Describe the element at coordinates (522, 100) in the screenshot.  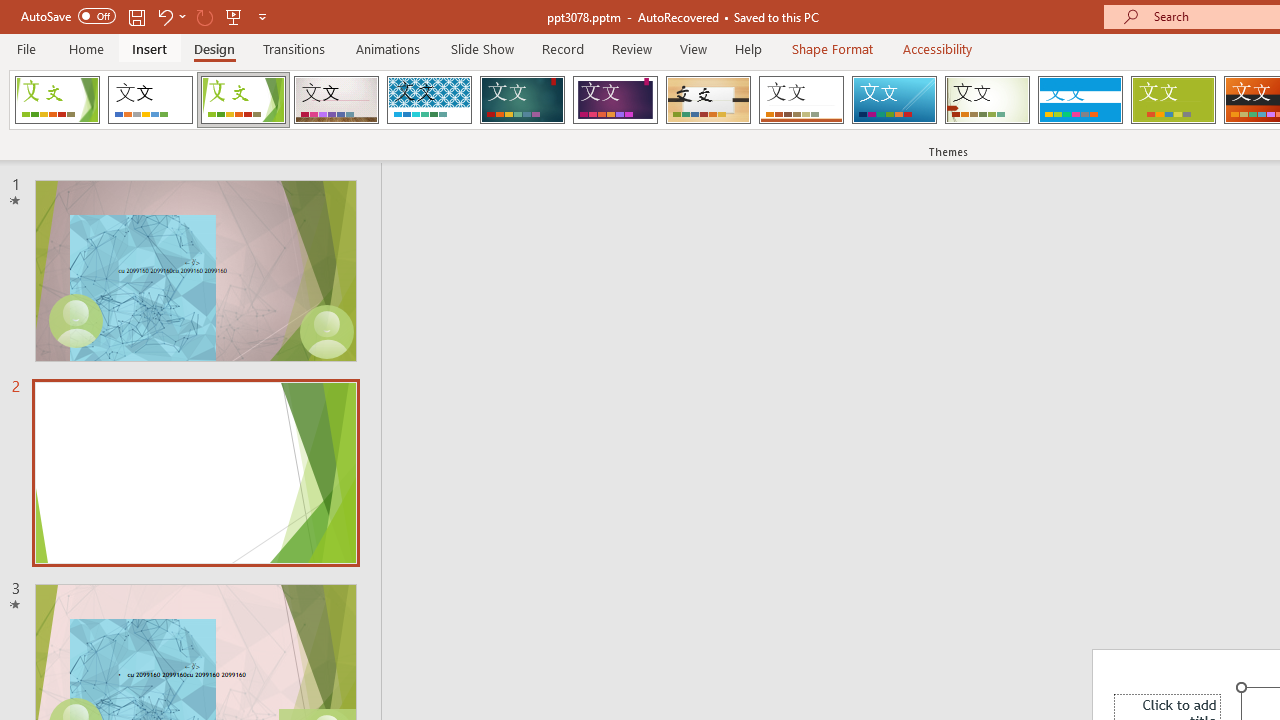
I see `'Ion'` at that location.